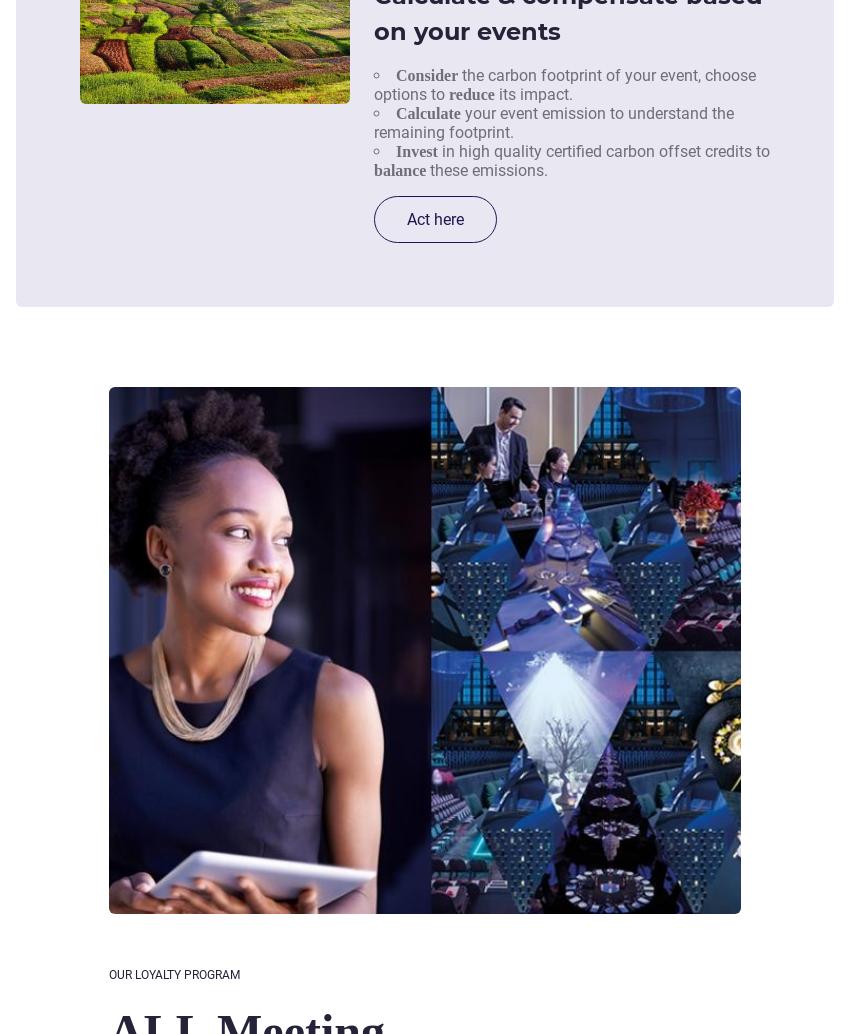 This screenshot has width=850, height=1034. What do you see at coordinates (601, 150) in the screenshot?
I see `'in high quality certified carbon offset credits to'` at bounding box center [601, 150].